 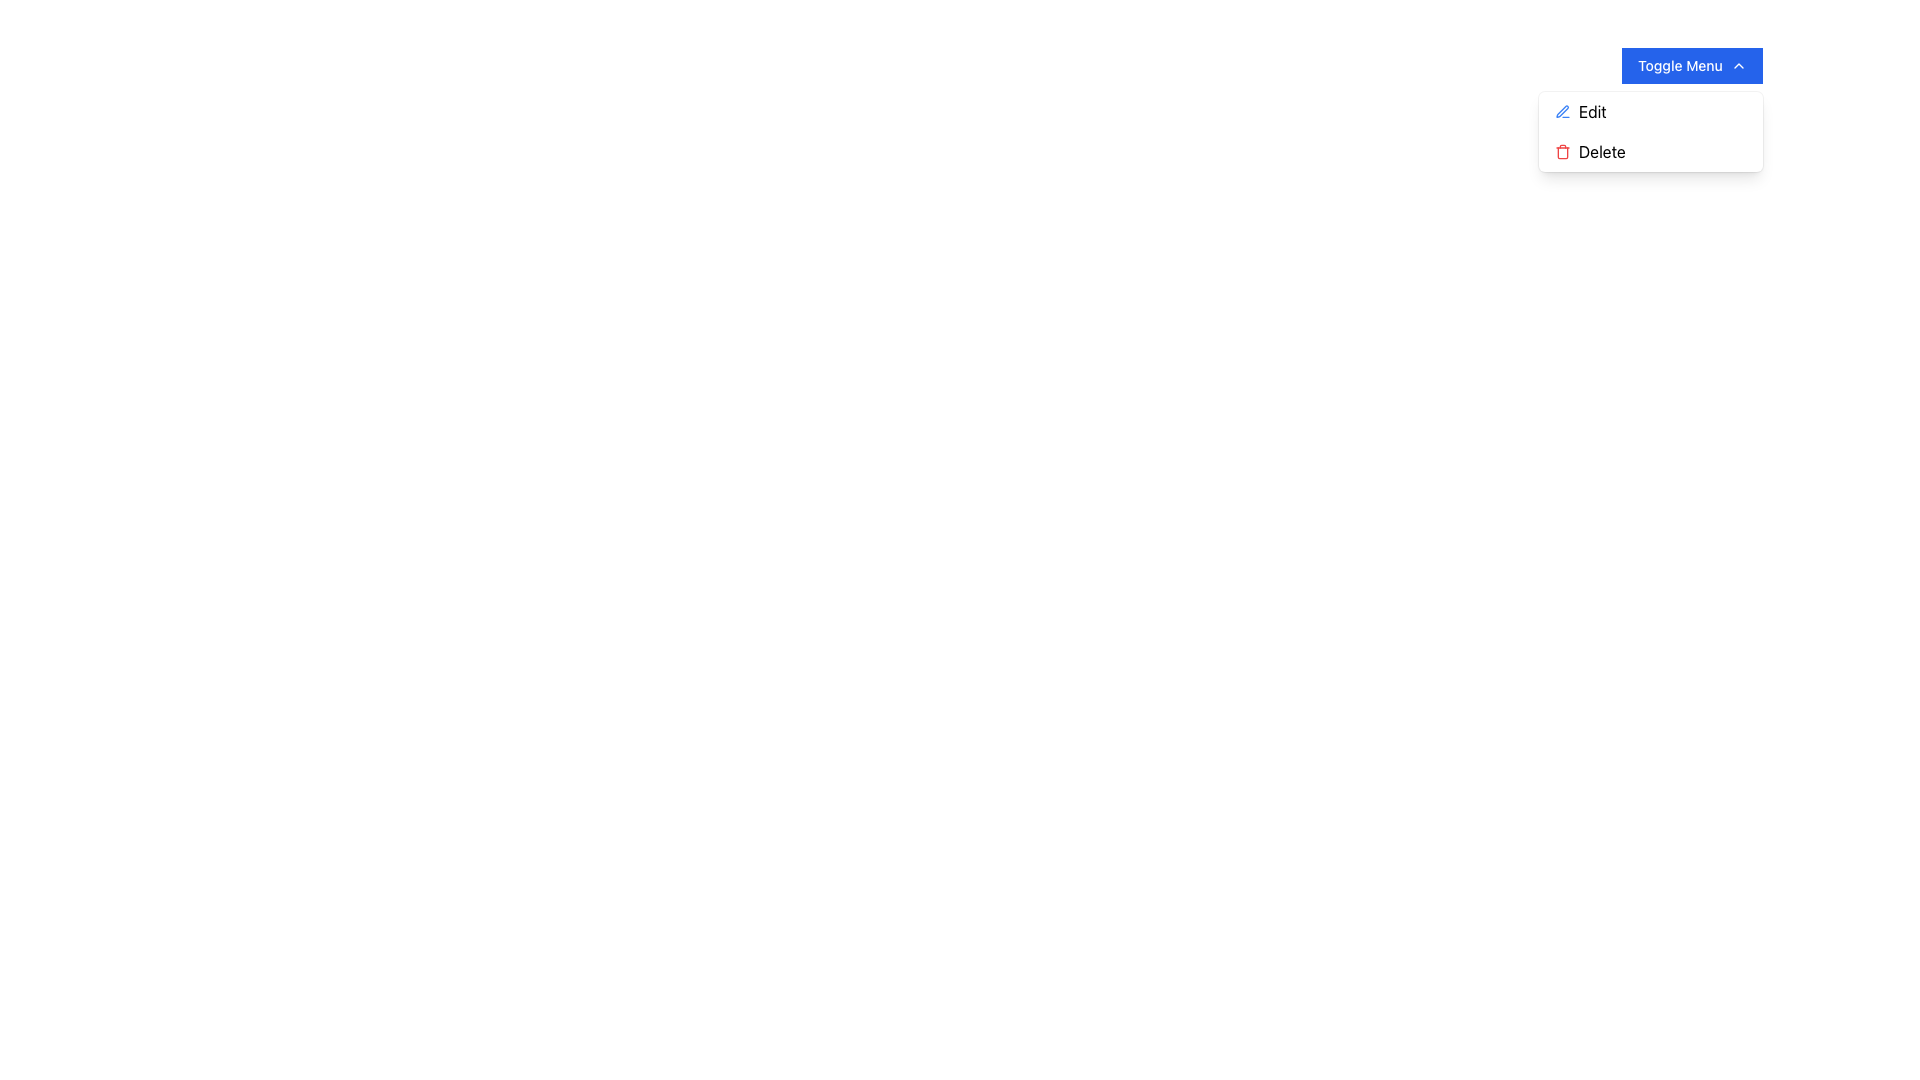 What do you see at coordinates (1650, 150) in the screenshot?
I see `the 'Delete' button in the dropdown menu, which is highlighted in red and contains a trash bin icon` at bounding box center [1650, 150].